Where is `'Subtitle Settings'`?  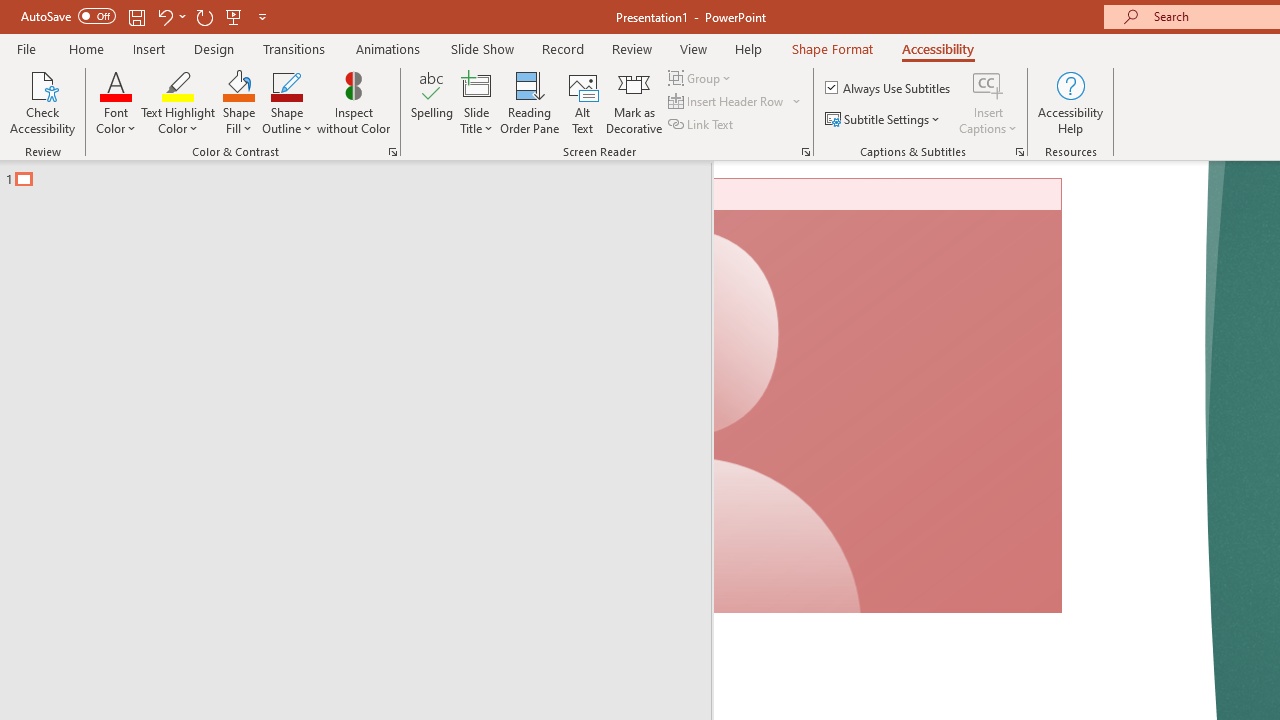 'Subtitle Settings' is located at coordinates (883, 119).